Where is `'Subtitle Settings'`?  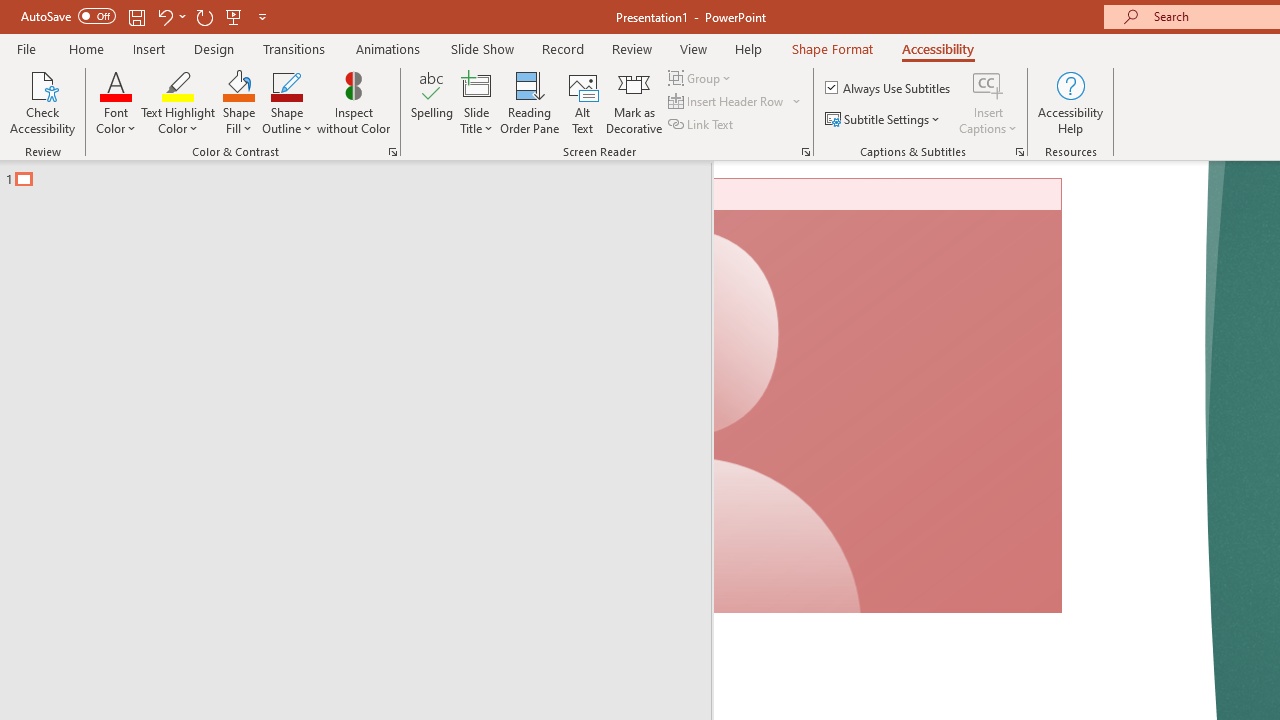 'Subtitle Settings' is located at coordinates (883, 119).